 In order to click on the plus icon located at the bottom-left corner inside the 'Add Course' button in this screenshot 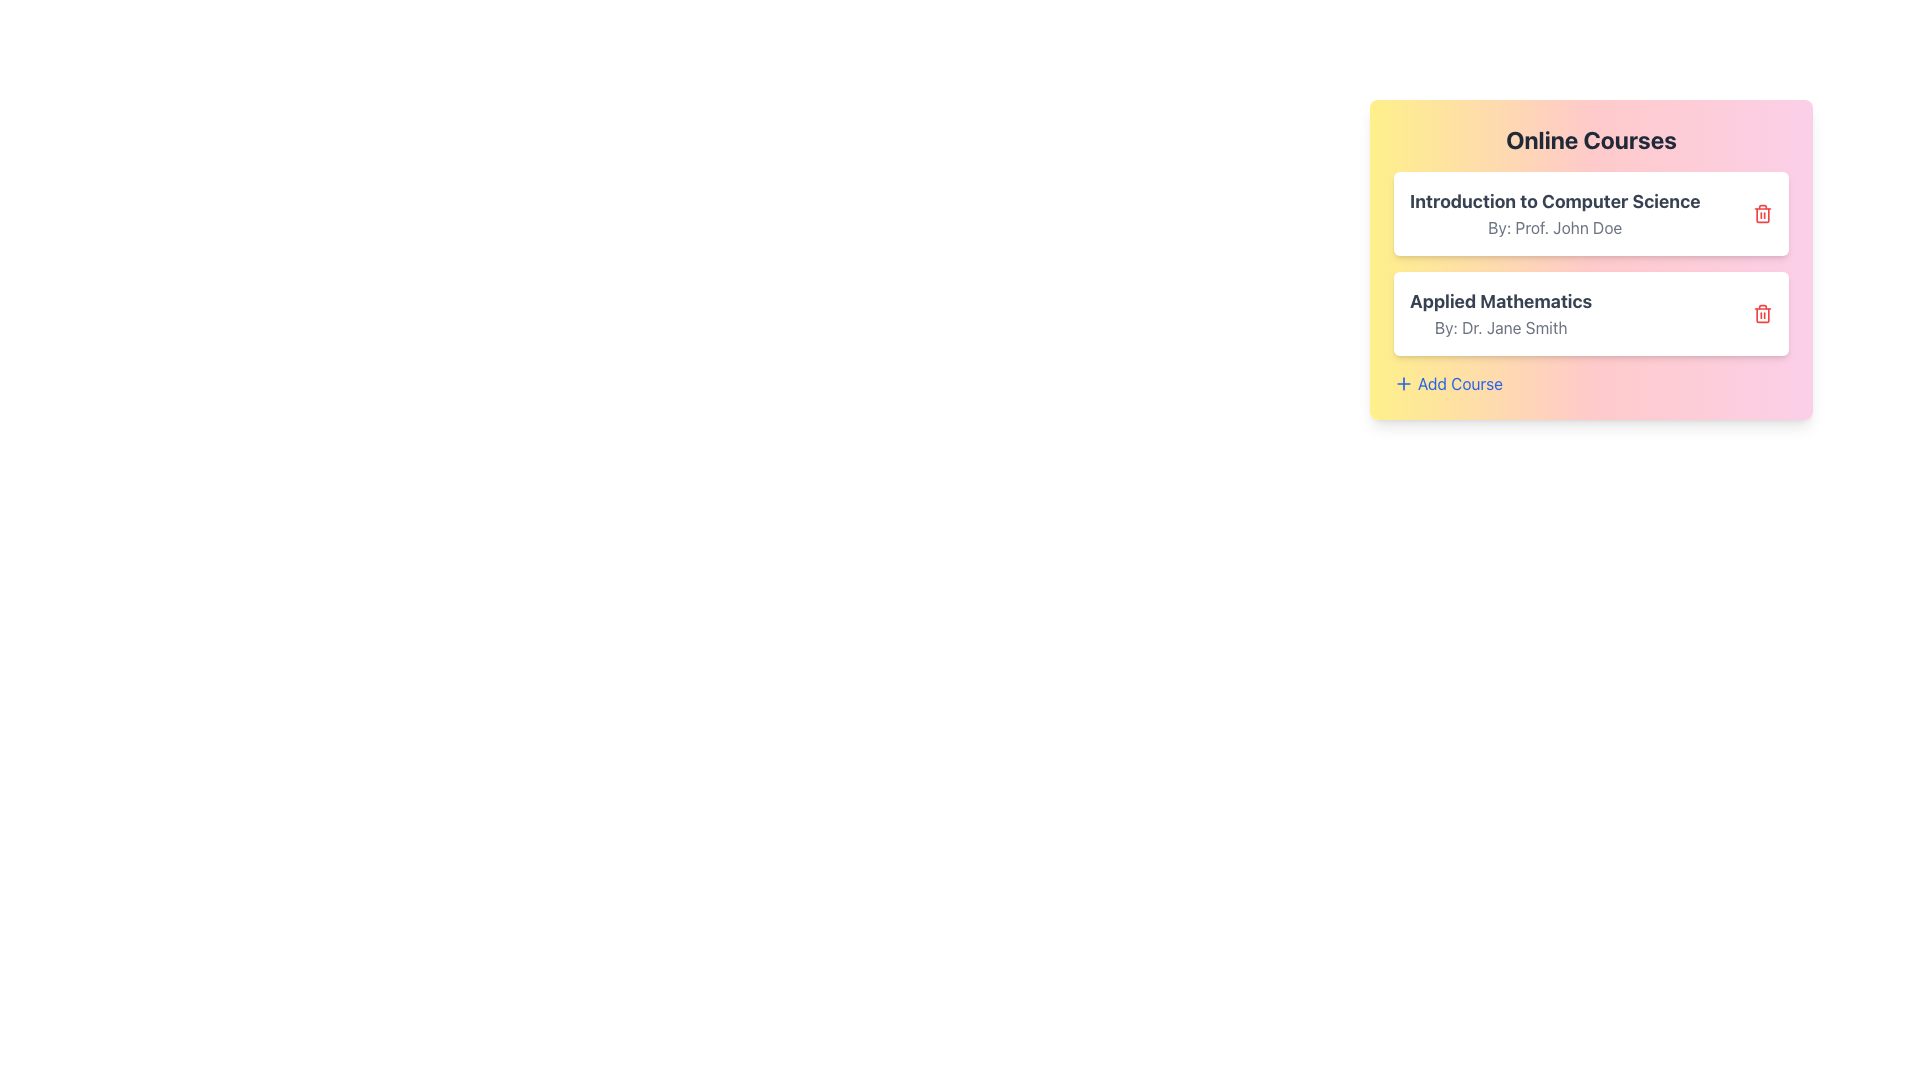, I will do `click(1402, 384)`.